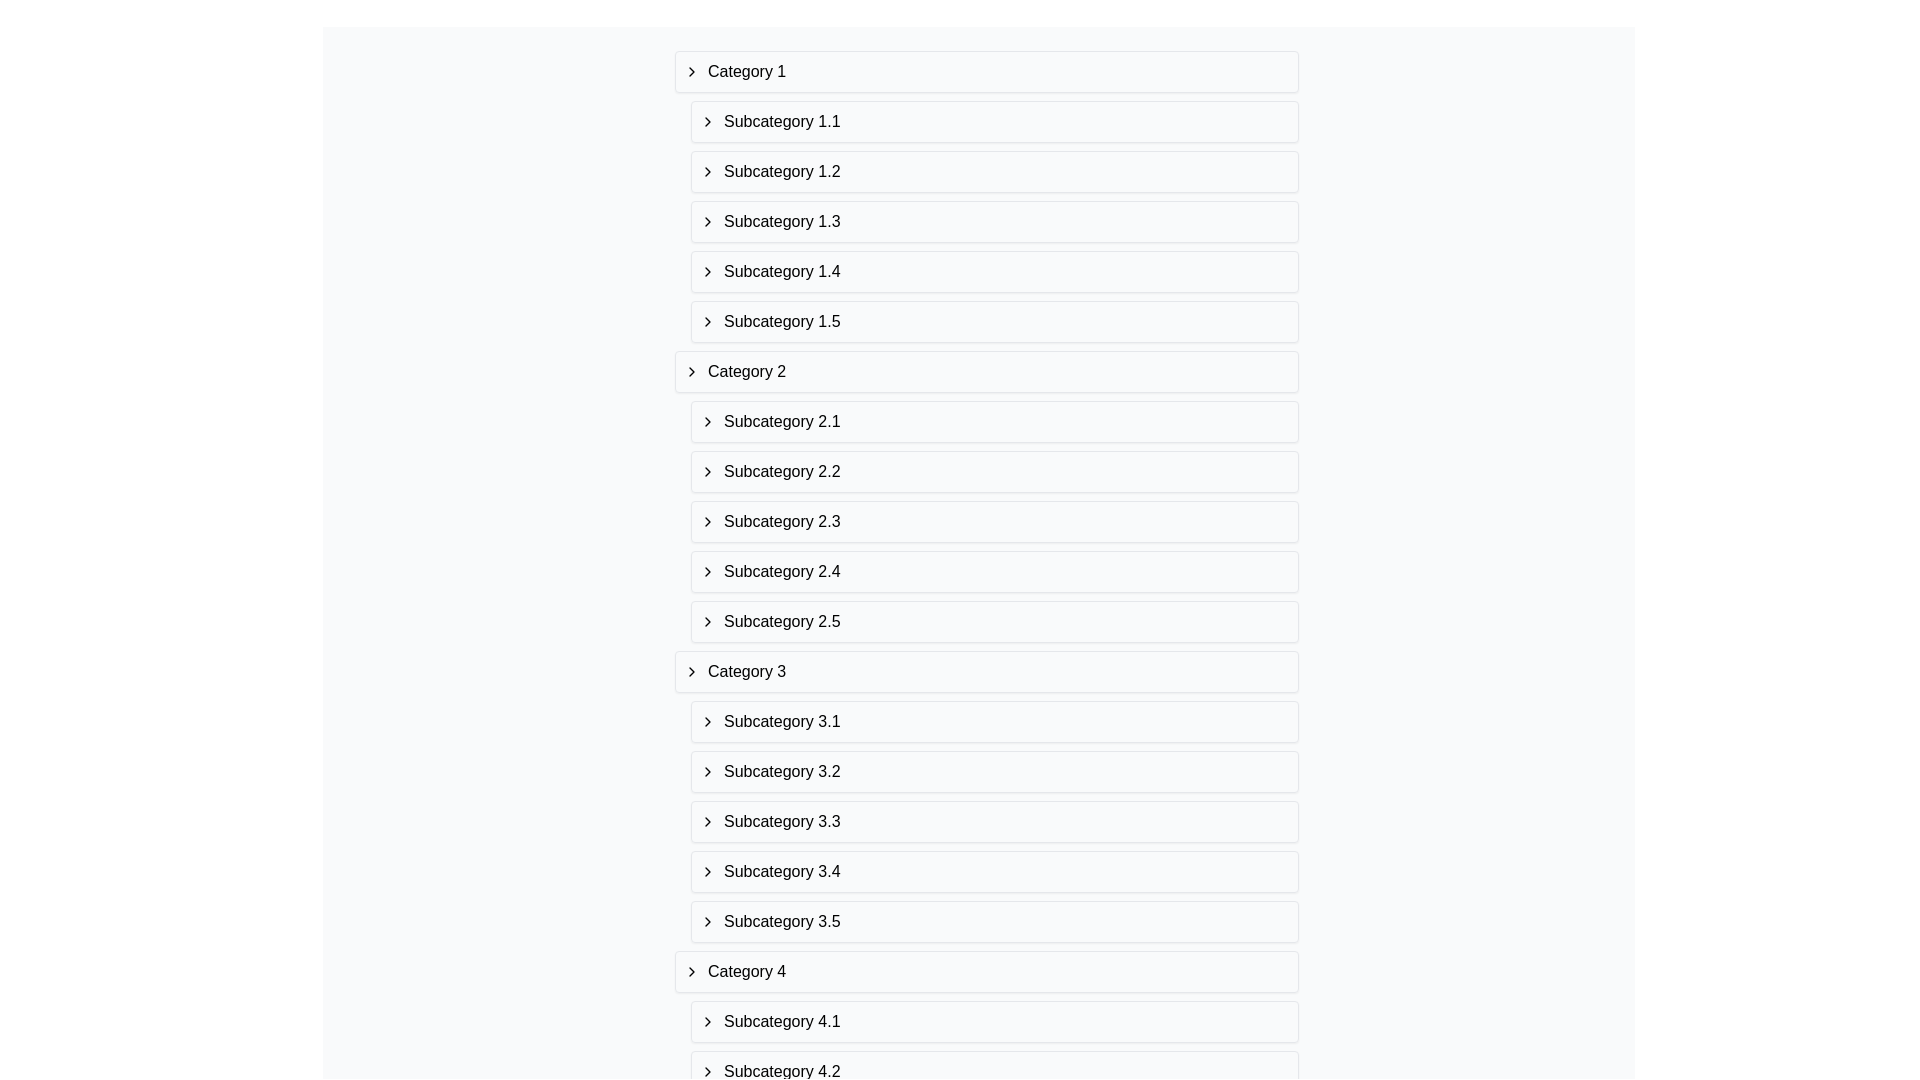  What do you see at coordinates (691, 71) in the screenshot?
I see `the chevron icon that resembles a right-pointing arrow, which is located in the 'Category 1' row next to the text 'Category 1'` at bounding box center [691, 71].